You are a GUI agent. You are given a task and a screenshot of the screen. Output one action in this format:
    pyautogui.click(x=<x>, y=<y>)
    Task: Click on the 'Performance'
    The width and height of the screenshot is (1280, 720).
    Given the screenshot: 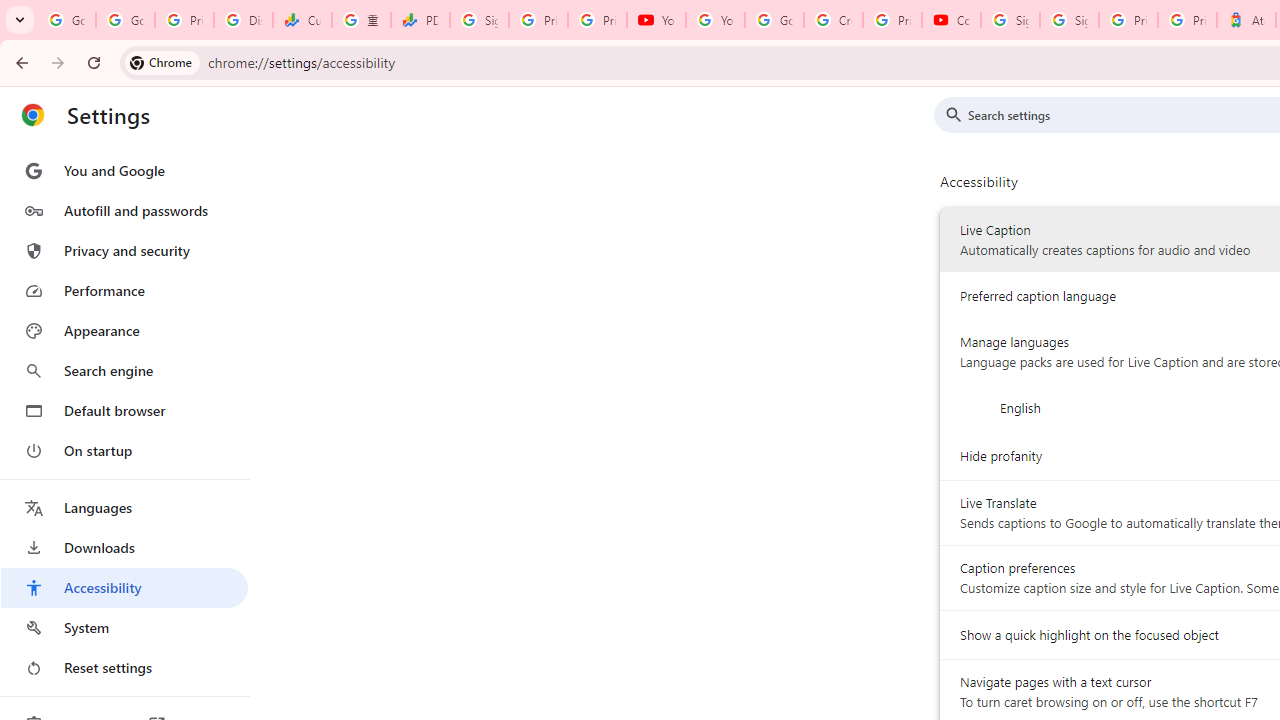 What is the action you would take?
    pyautogui.click(x=123, y=290)
    